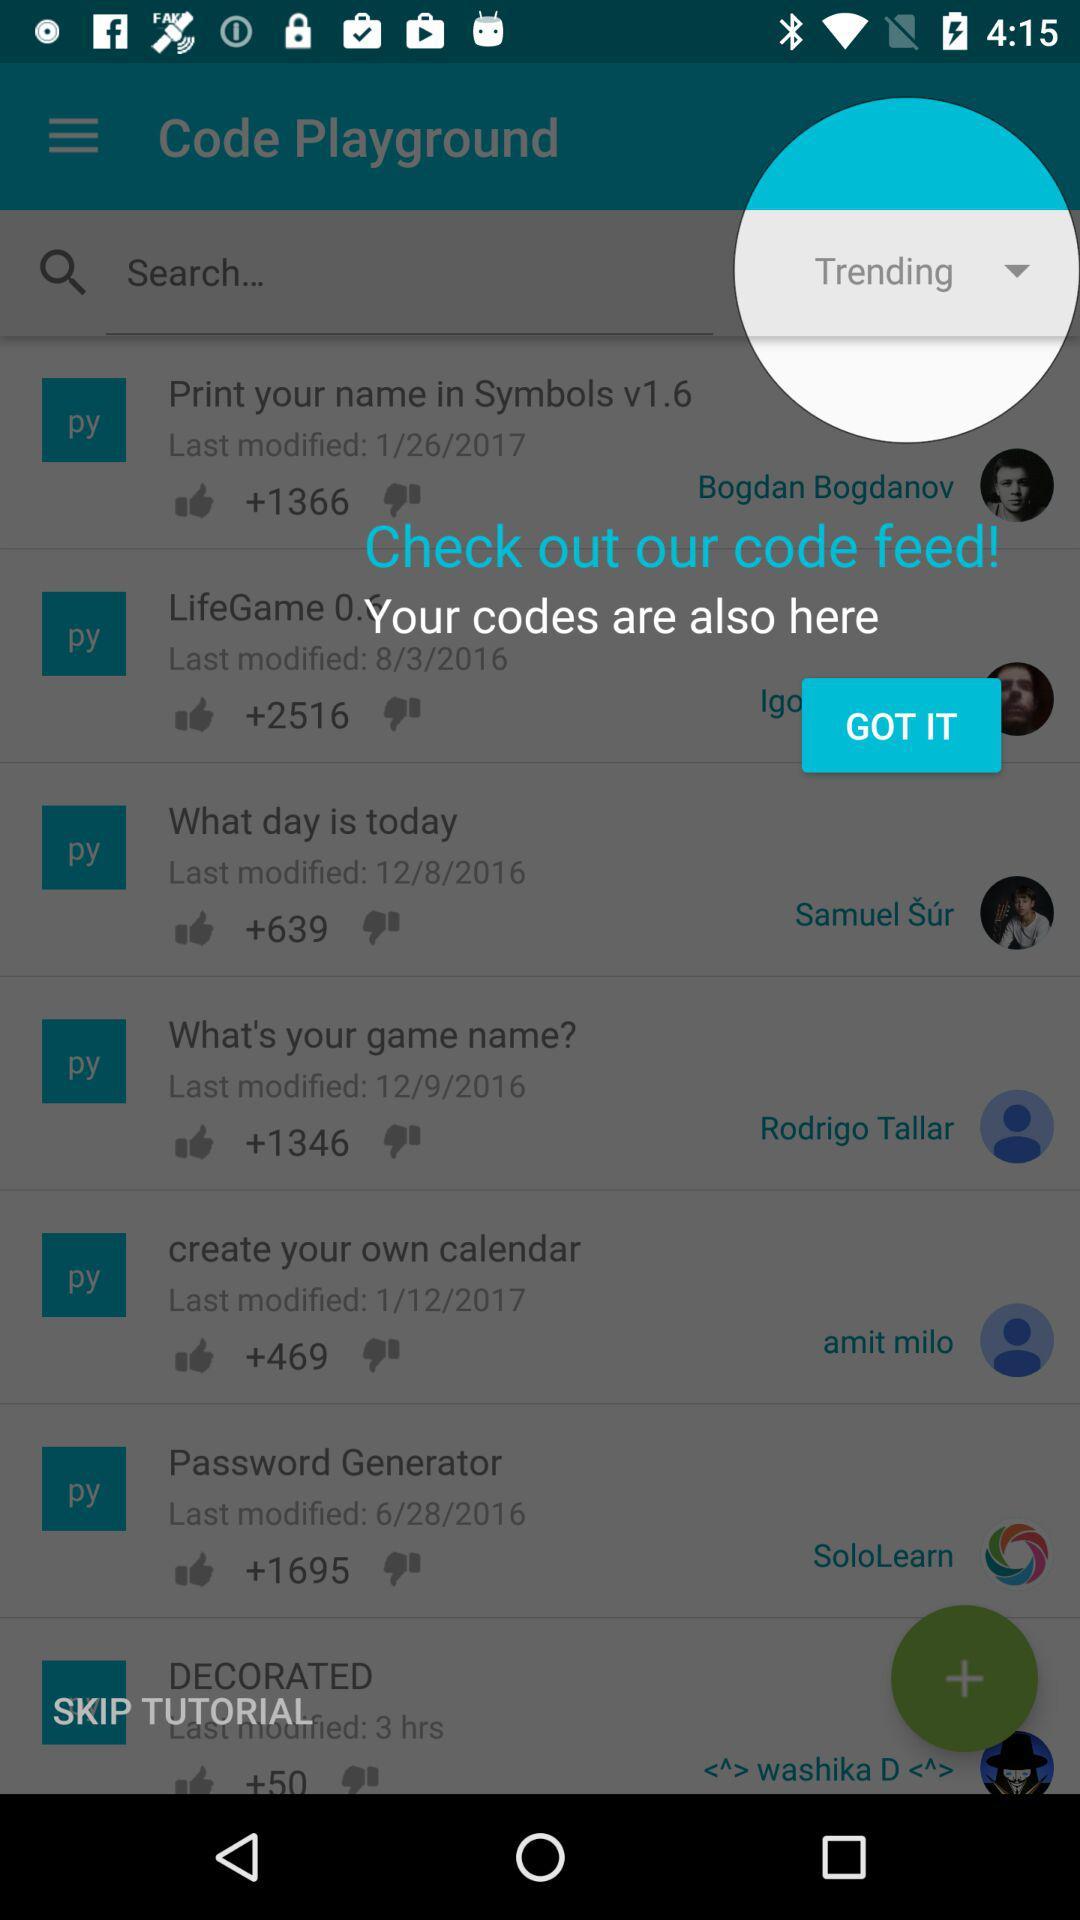 This screenshot has width=1080, height=1920. Describe the element at coordinates (408, 270) in the screenshot. I see `search` at that location.